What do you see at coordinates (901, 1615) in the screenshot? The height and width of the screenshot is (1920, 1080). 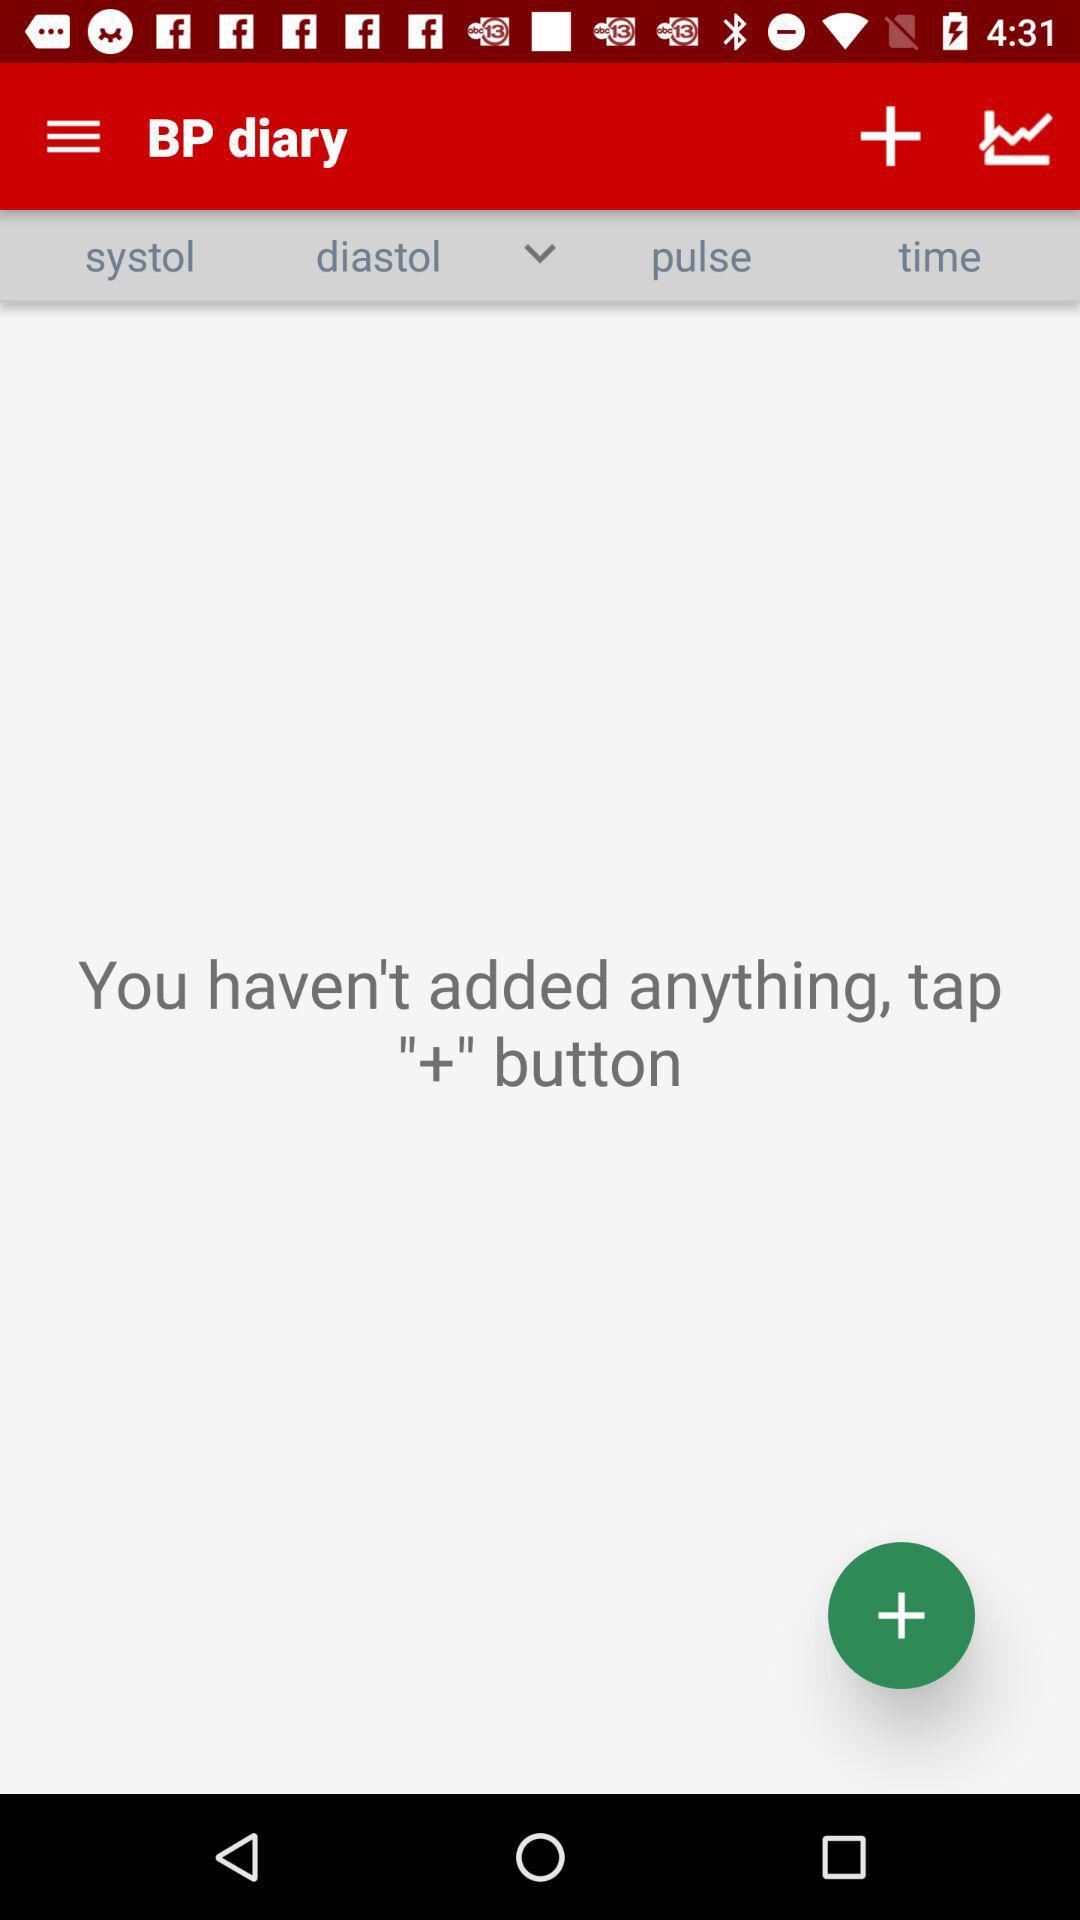 I see `the add icon` at bounding box center [901, 1615].